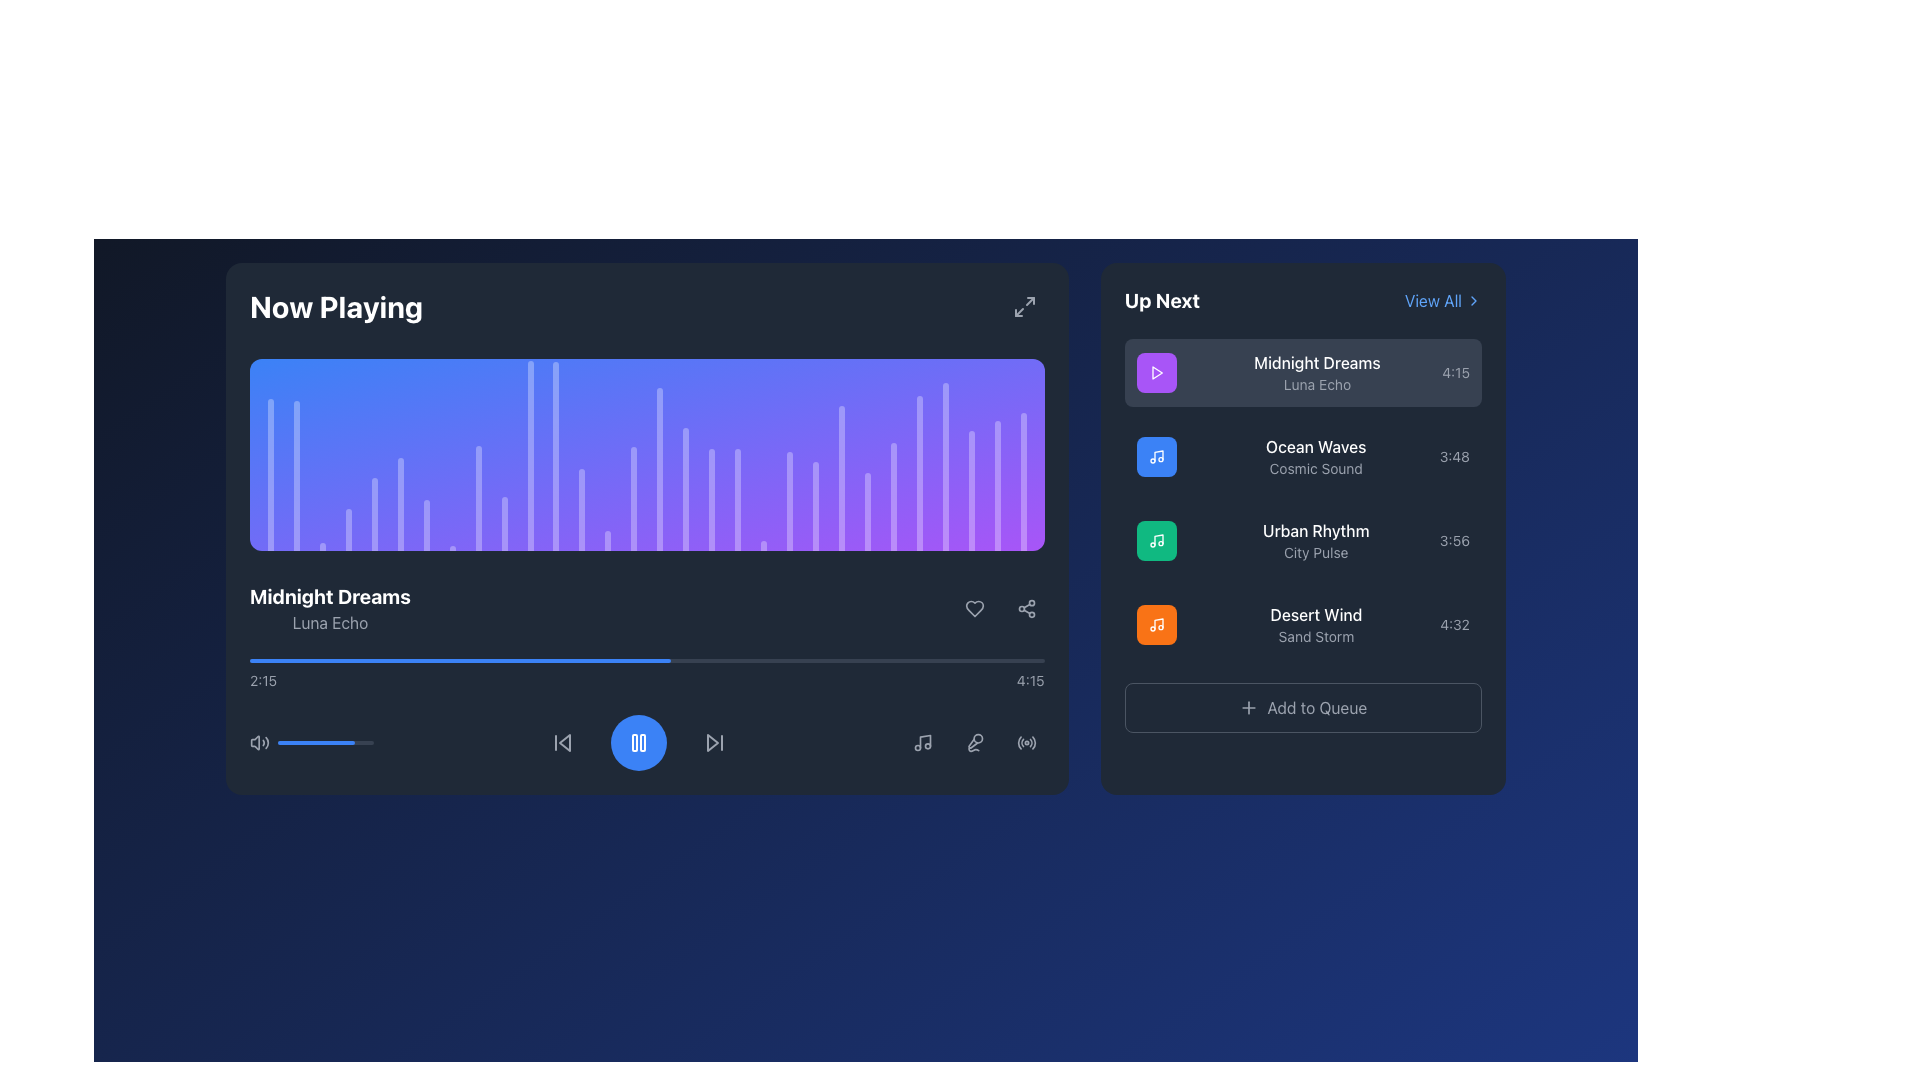  What do you see at coordinates (1317, 362) in the screenshot?
I see `the text label 'Midnight Dreams' which is styled in white color and medium font weight, positioned above 'Luna Echo' within the 'Up Next' section` at bounding box center [1317, 362].